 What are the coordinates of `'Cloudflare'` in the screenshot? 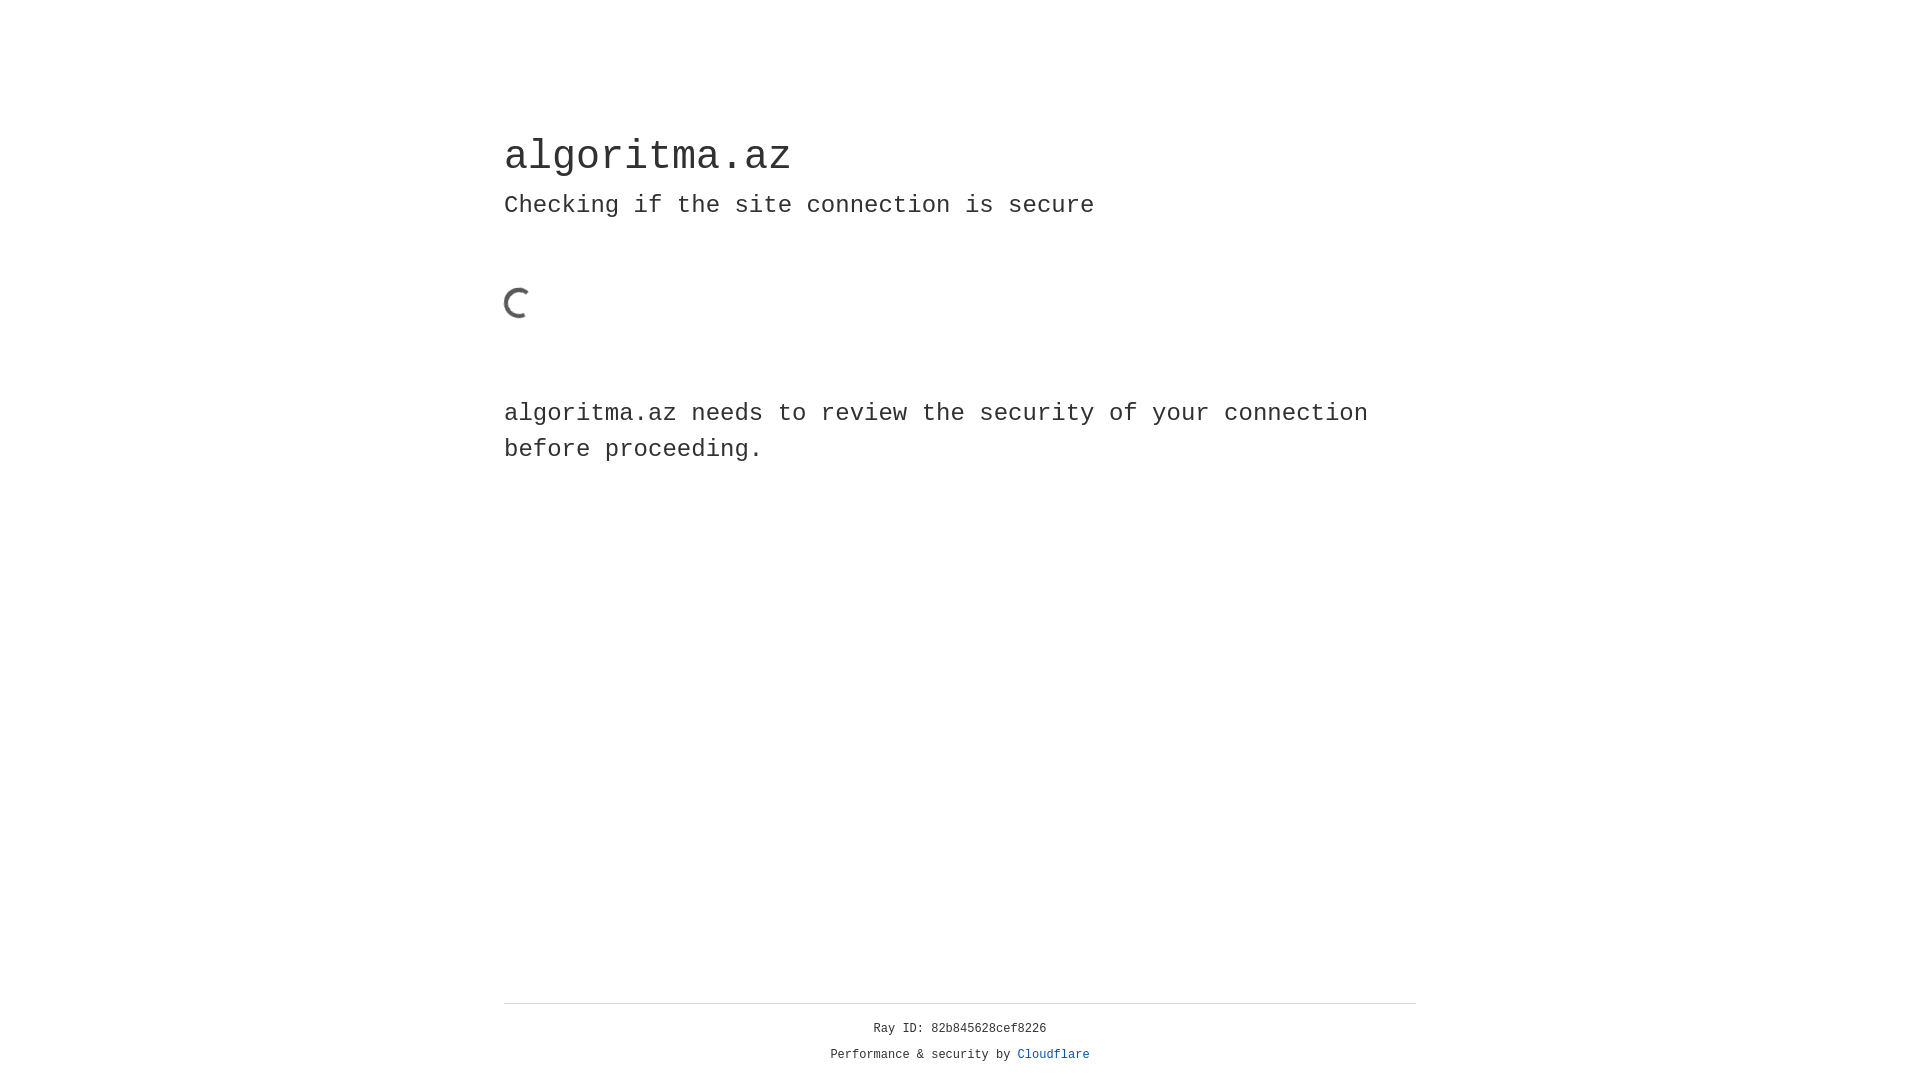 It's located at (1017, 1054).